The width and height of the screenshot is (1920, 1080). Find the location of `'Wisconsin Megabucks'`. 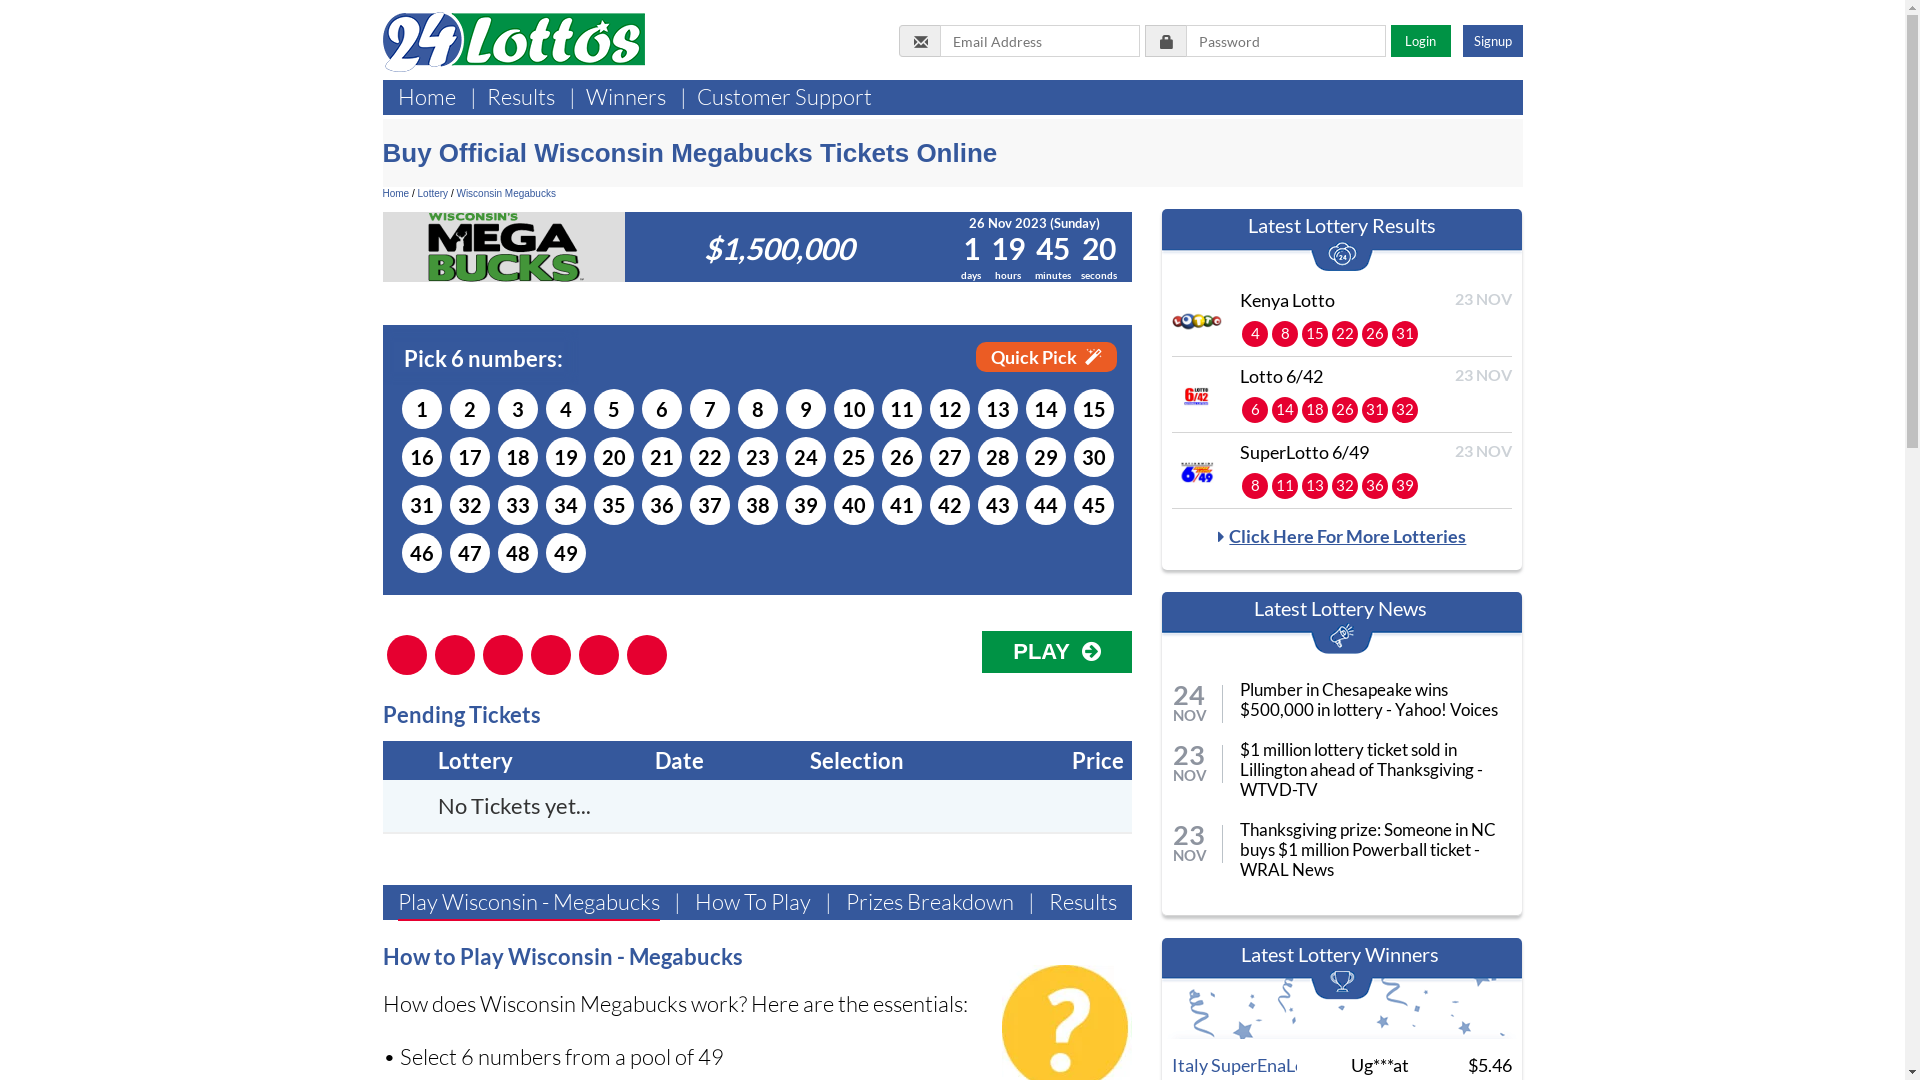

'Wisconsin Megabucks' is located at coordinates (505, 193).